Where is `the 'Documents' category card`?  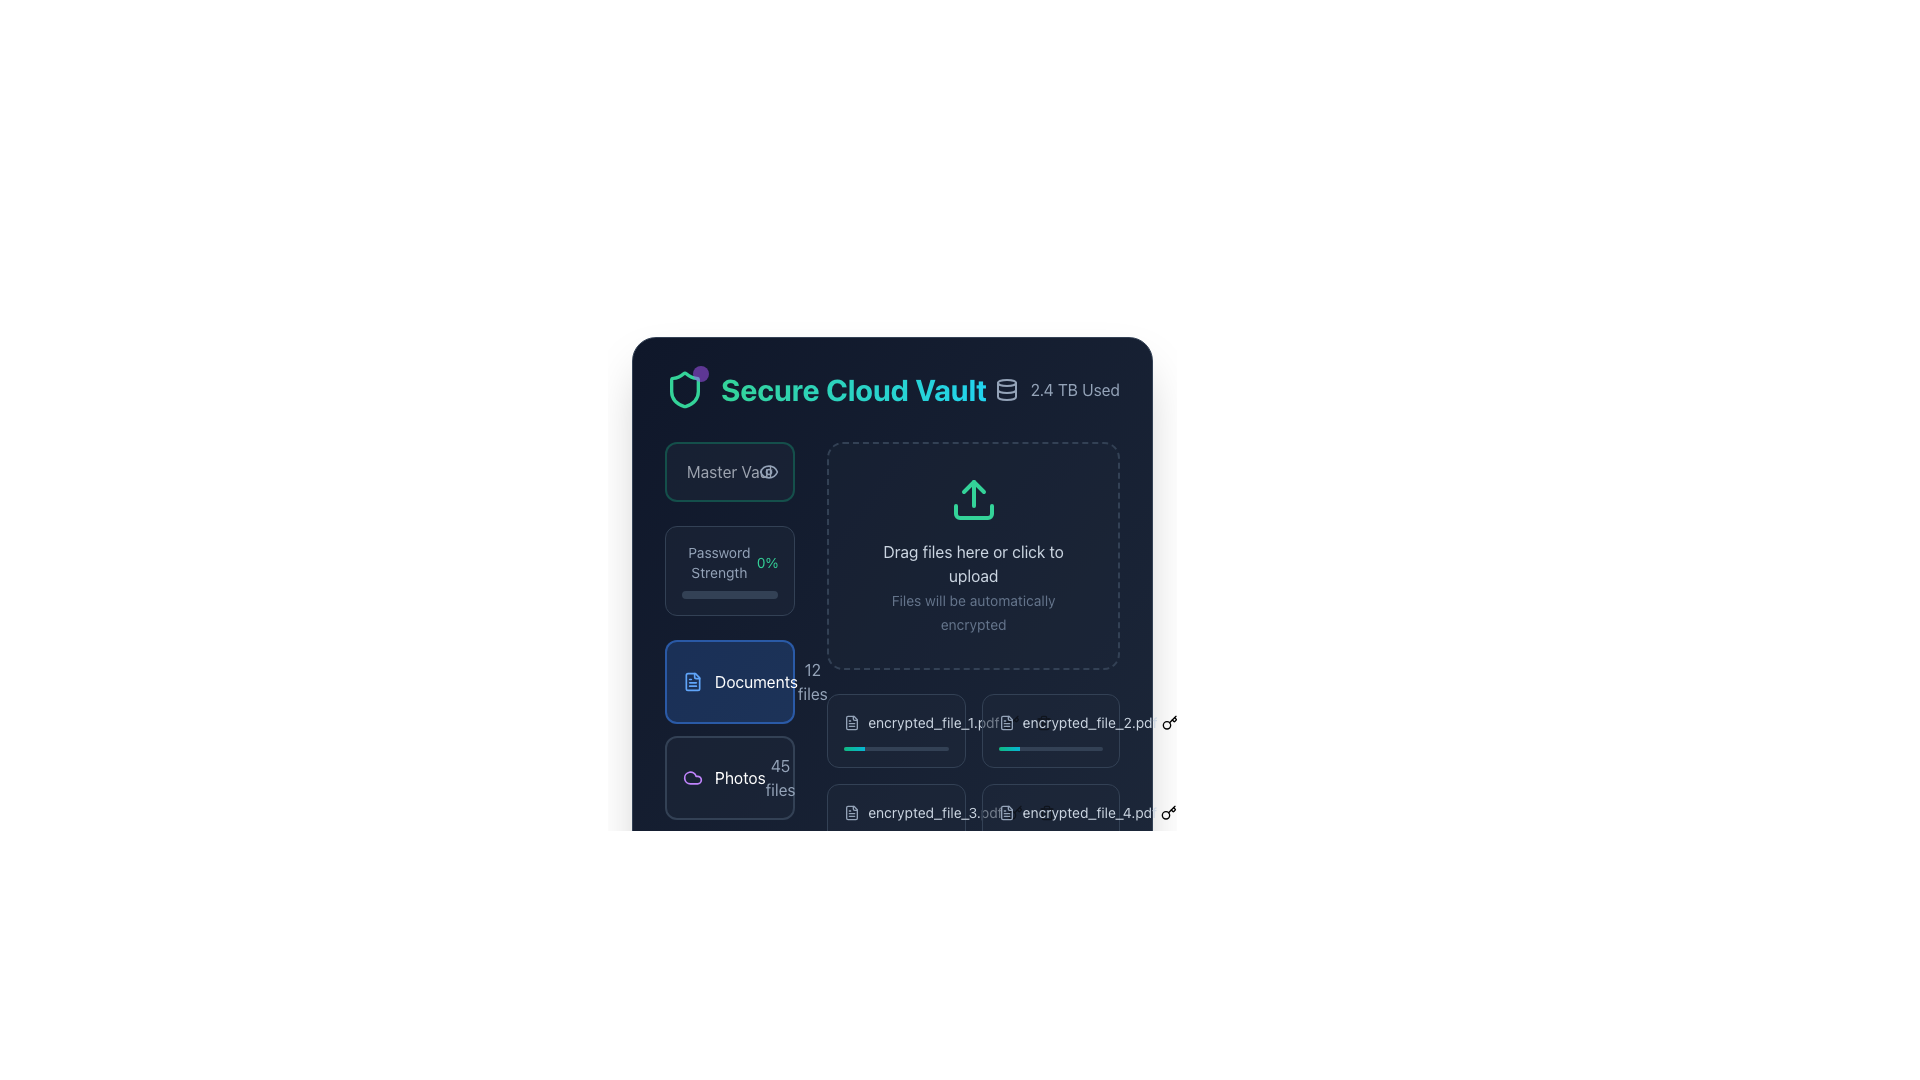 the 'Documents' category card is located at coordinates (729, 681).